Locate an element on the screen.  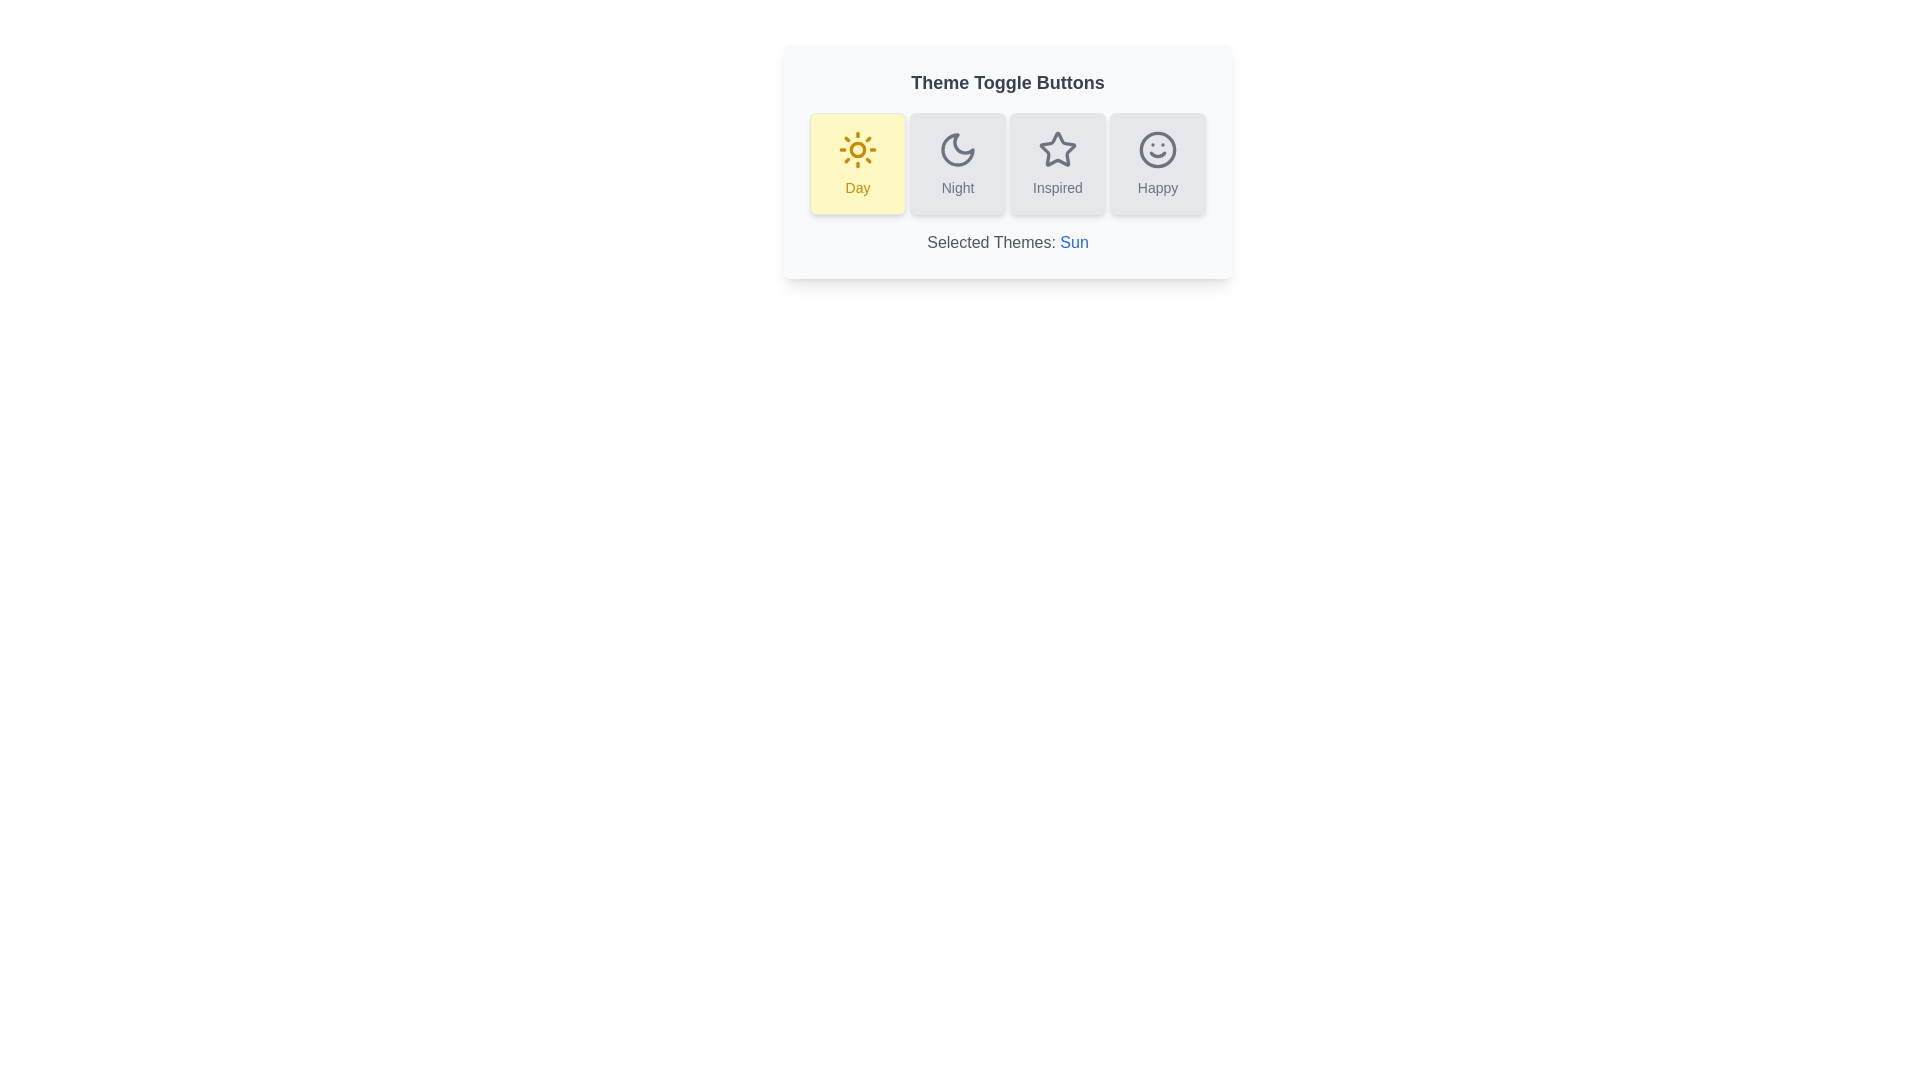
the 'Inspired' button, which is the third button in a group of four, to potentially reveal a tooltip or visual feedback is located at coordinates (1056, 163).